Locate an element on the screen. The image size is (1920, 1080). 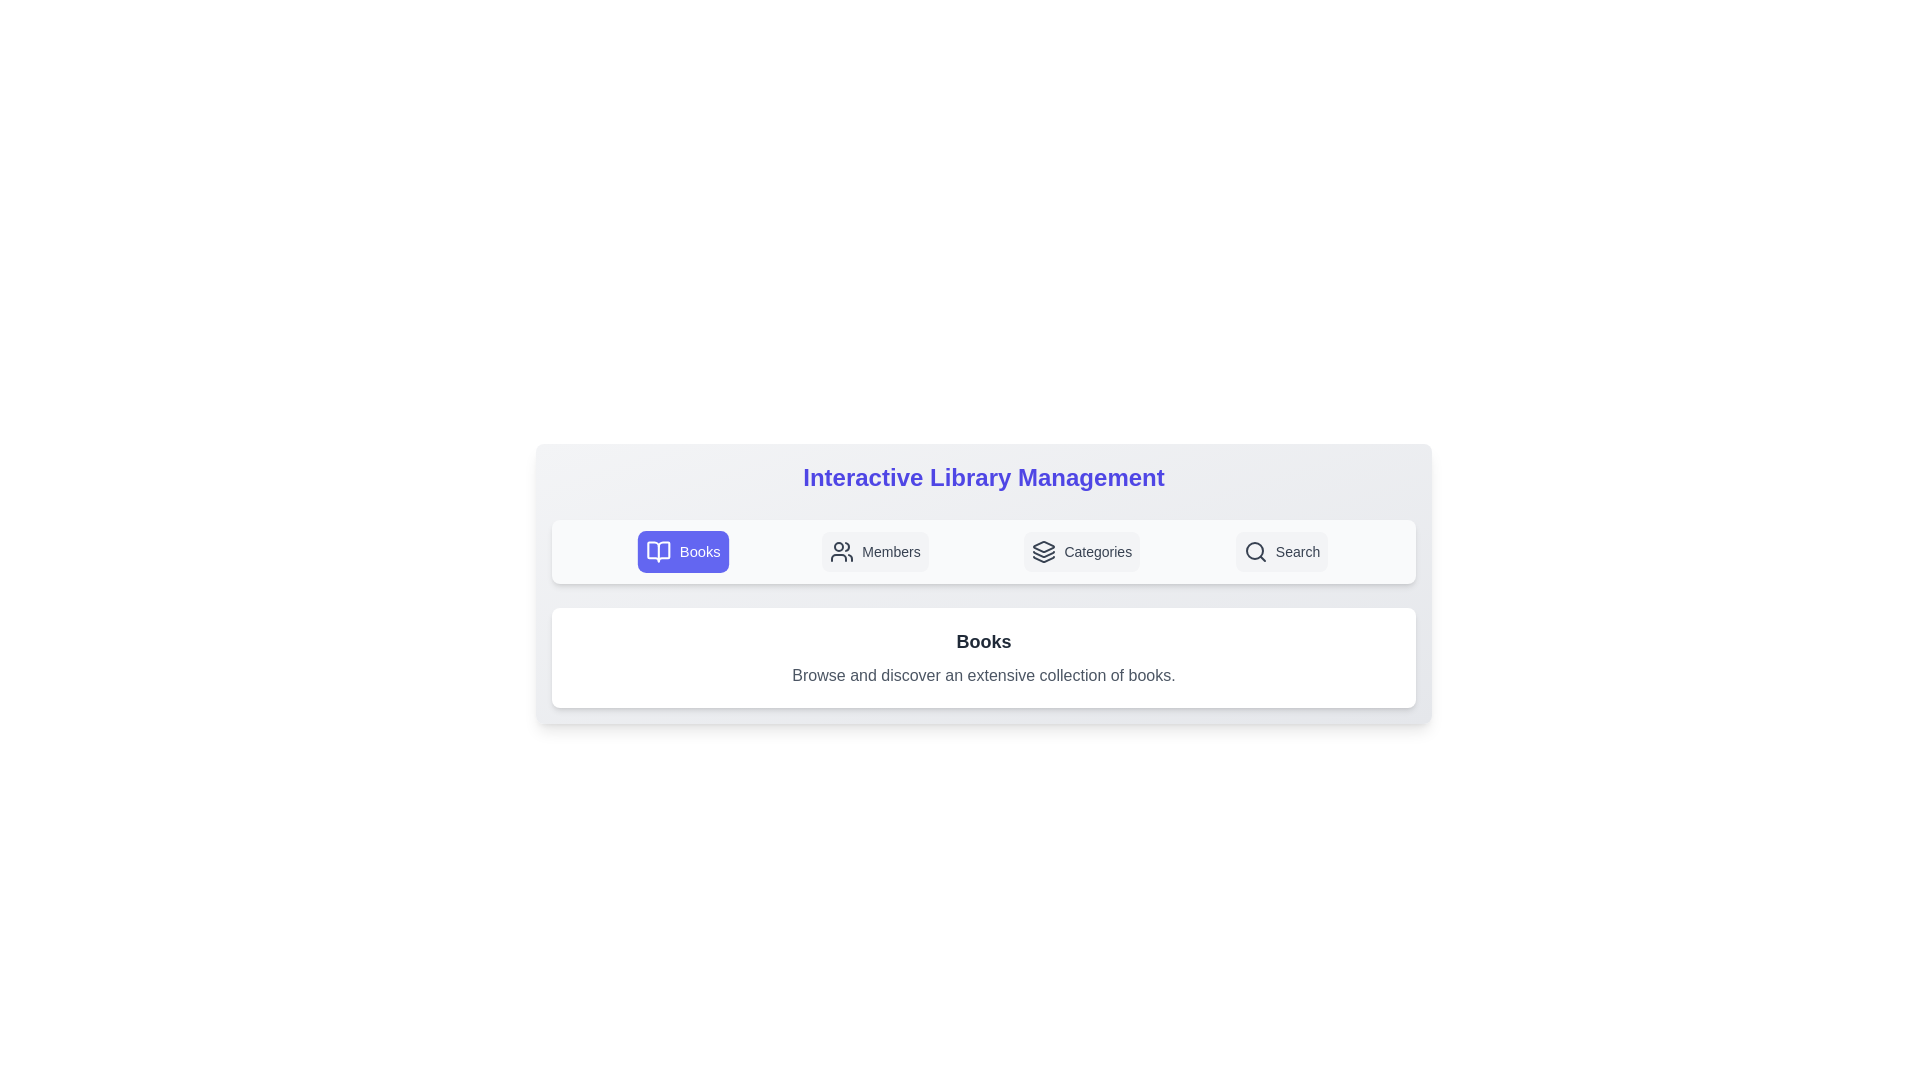
the 'Books' button with a purple background and white text is located at coordinates (683, 551).